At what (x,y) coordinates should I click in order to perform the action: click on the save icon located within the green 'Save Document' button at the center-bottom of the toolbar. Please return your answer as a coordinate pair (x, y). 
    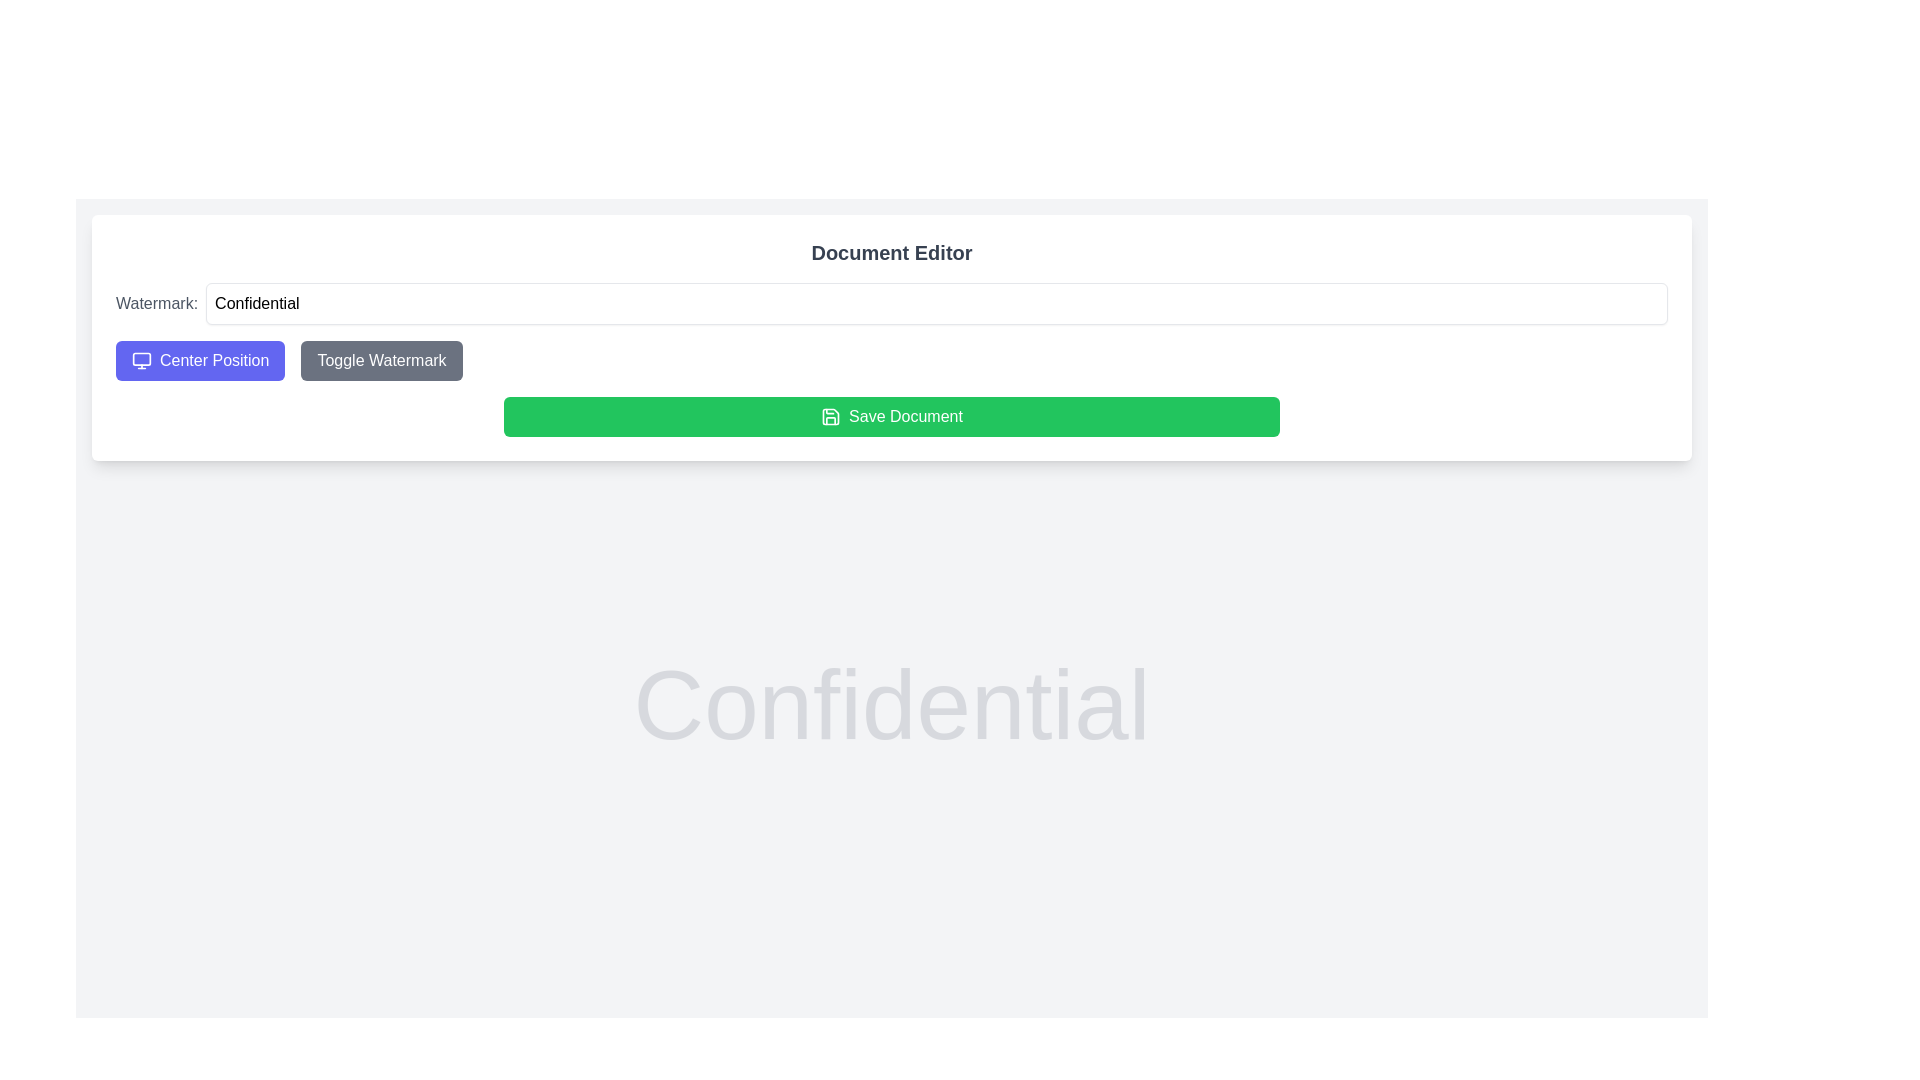
    Looking at the image, I should click on (831, 415).